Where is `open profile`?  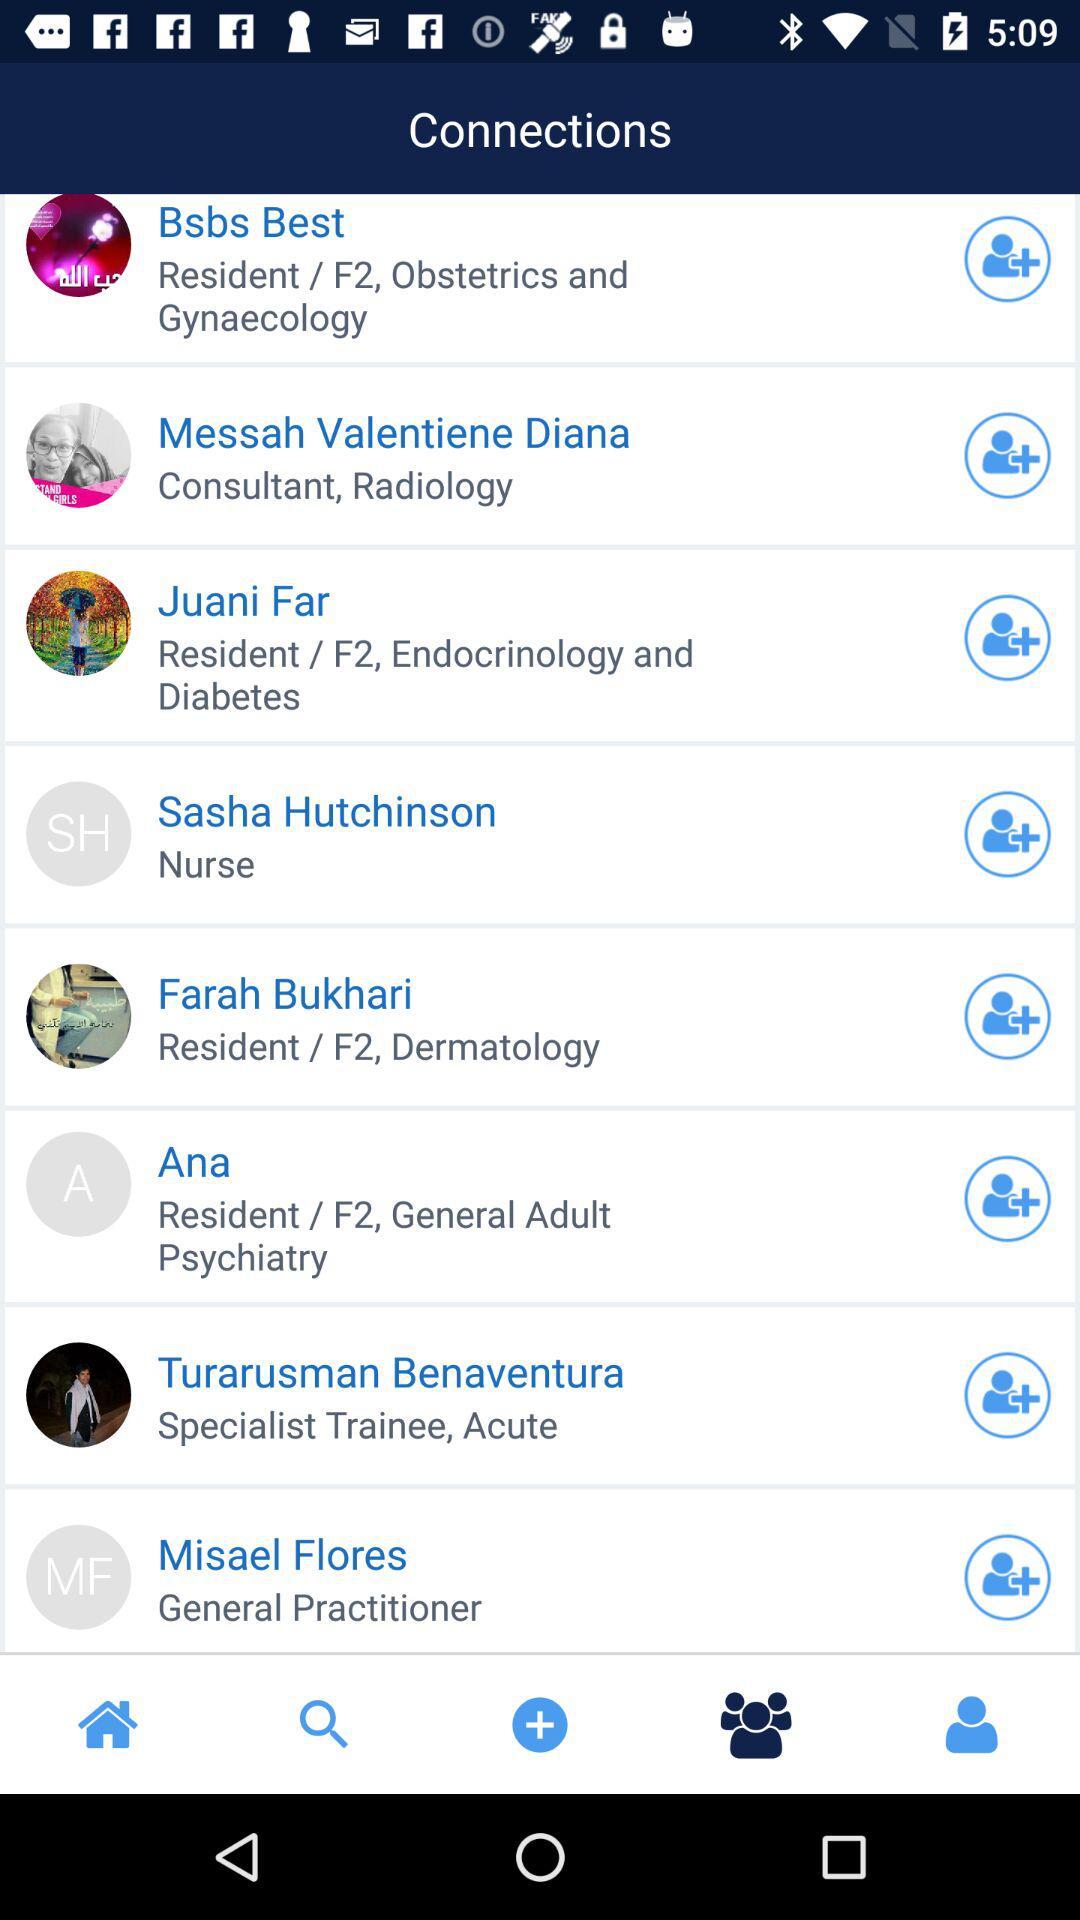
open profile is located at coordinates (1007, 1394).